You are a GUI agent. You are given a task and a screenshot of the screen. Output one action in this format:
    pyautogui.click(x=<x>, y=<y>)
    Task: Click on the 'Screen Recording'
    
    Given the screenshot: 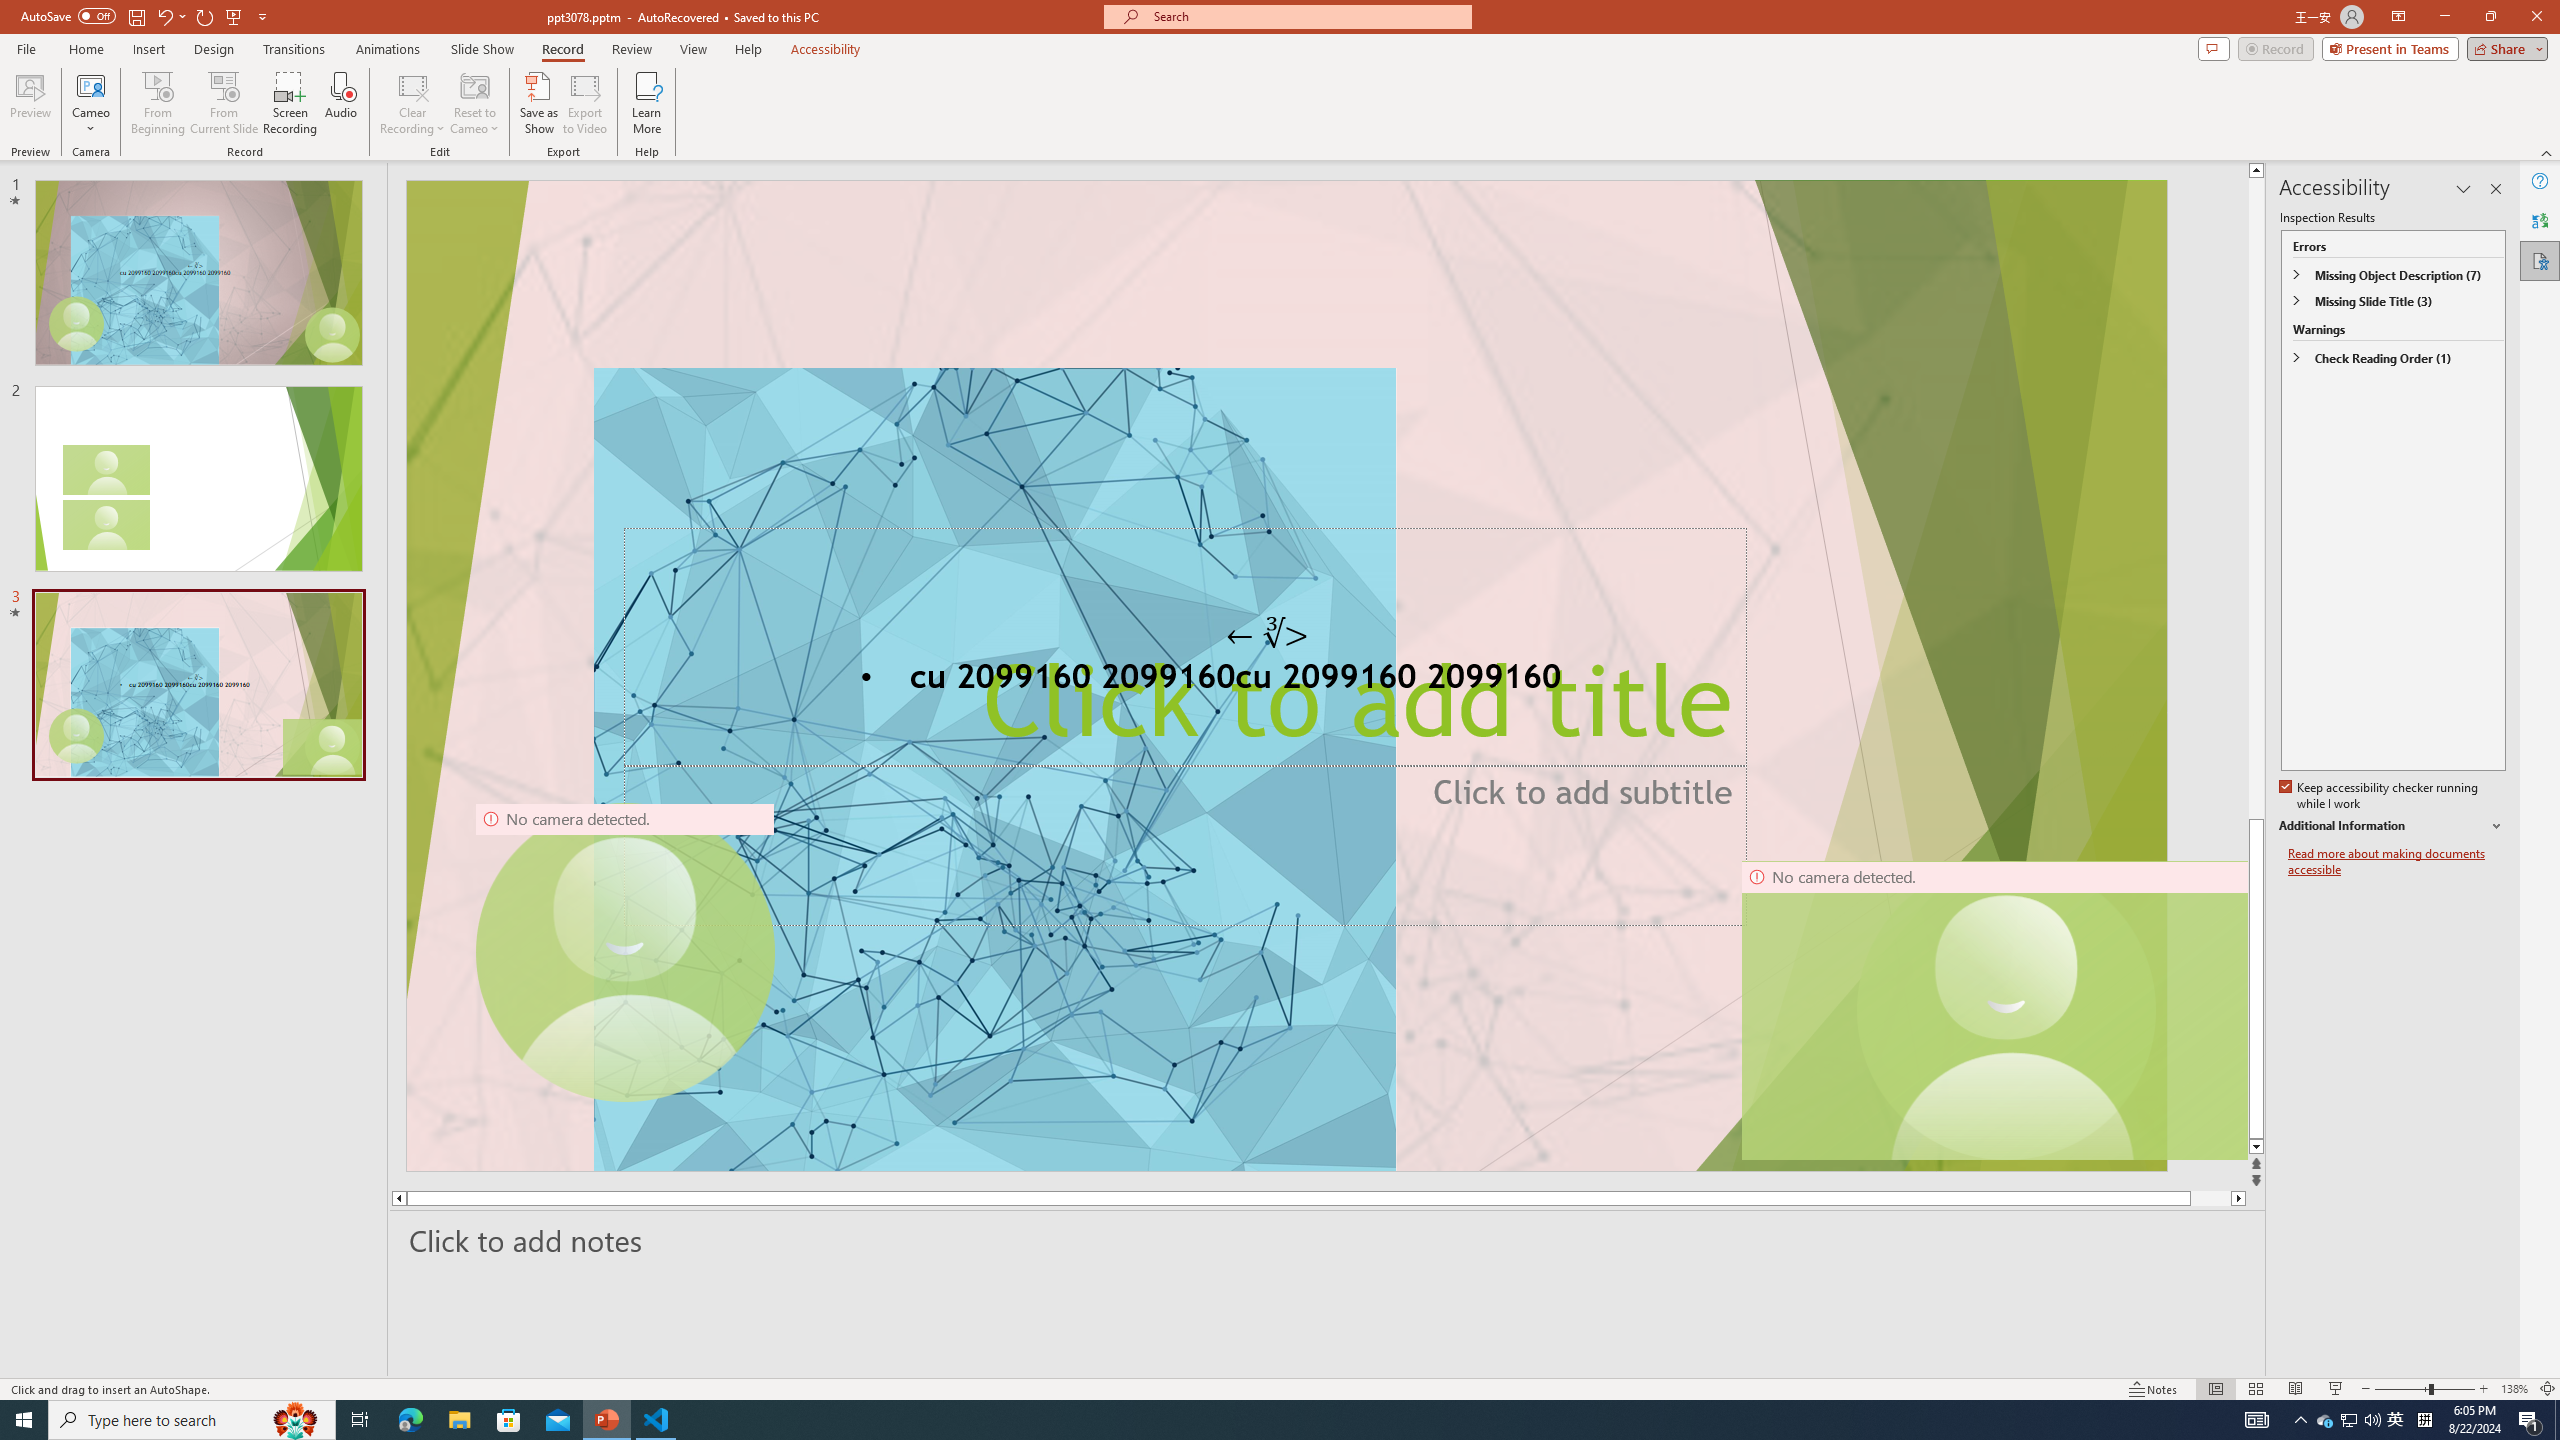 What is the action you would take?
    pyautogui.click(x=289, y=103)
    